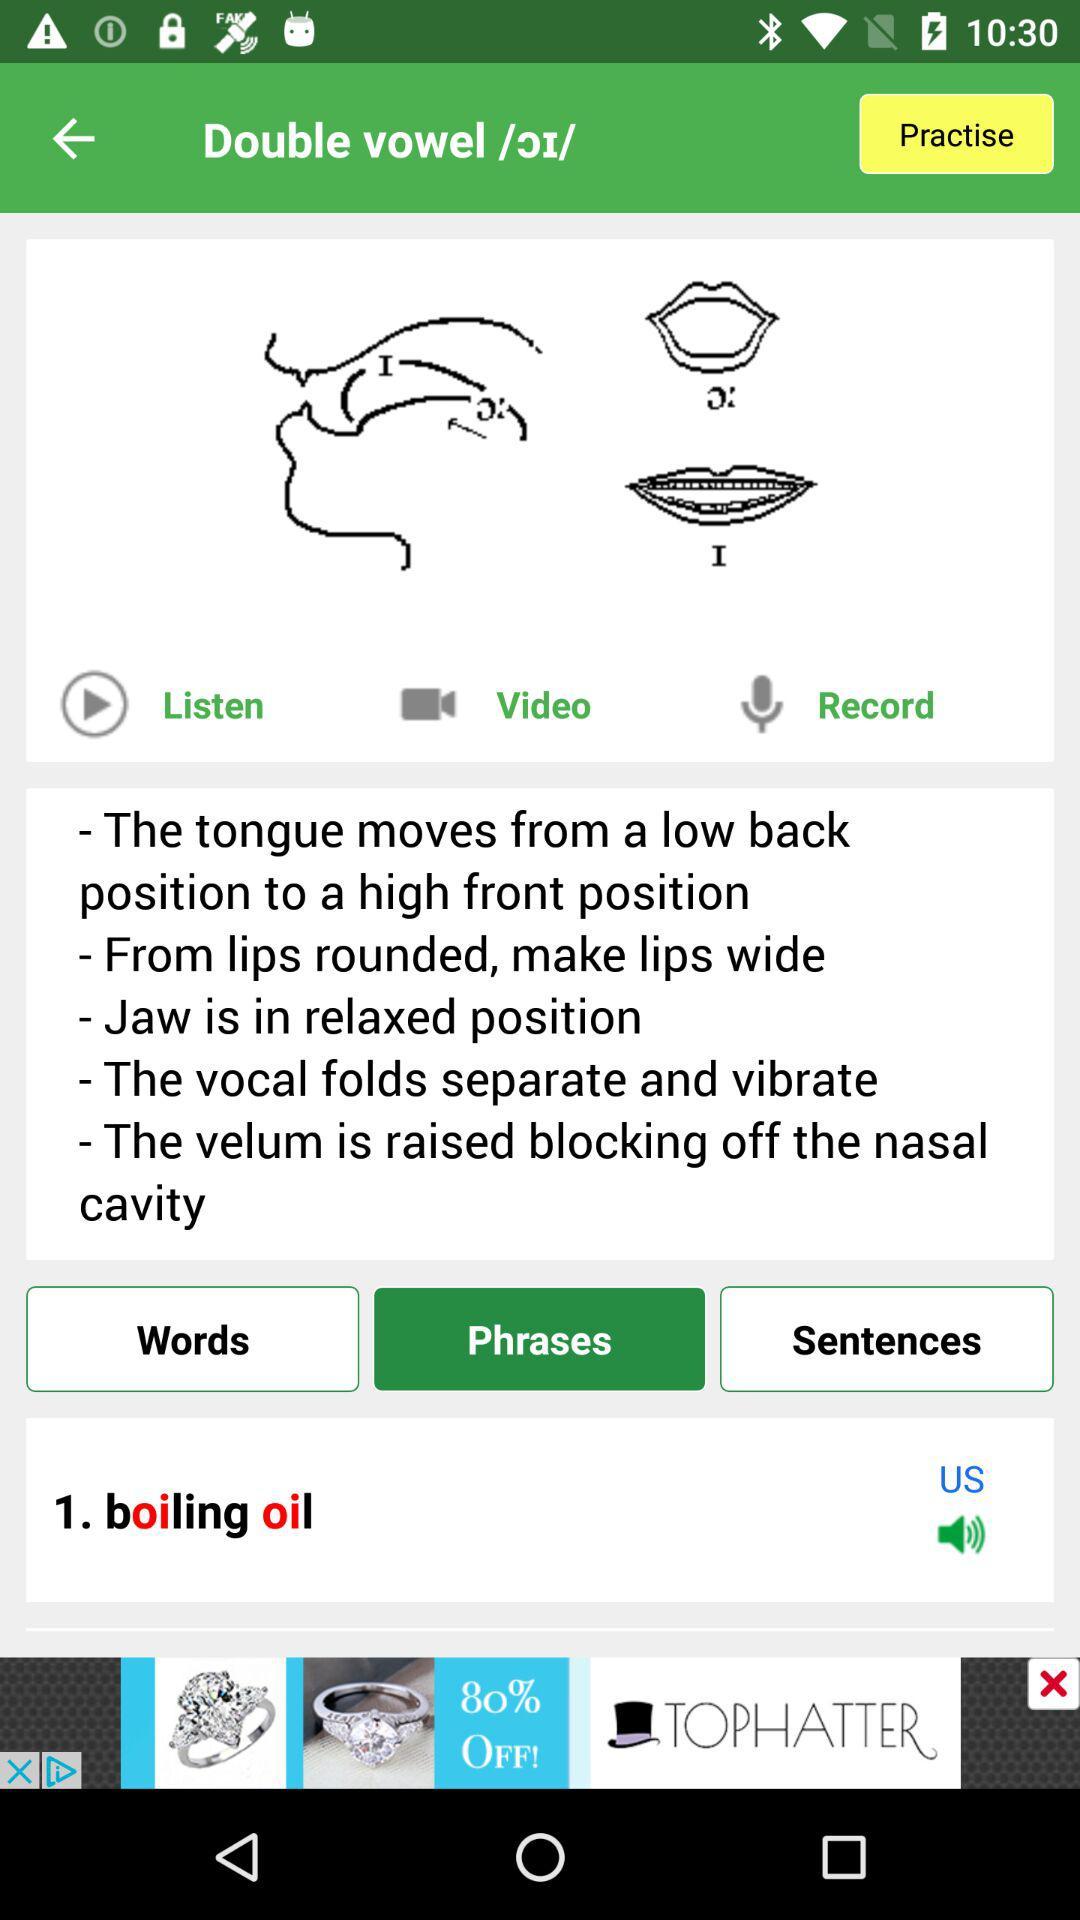  What do you see at coordinates (1052, 1682) in the screenshot?
I see `advertisements` at bounding box center [1052, 1682].